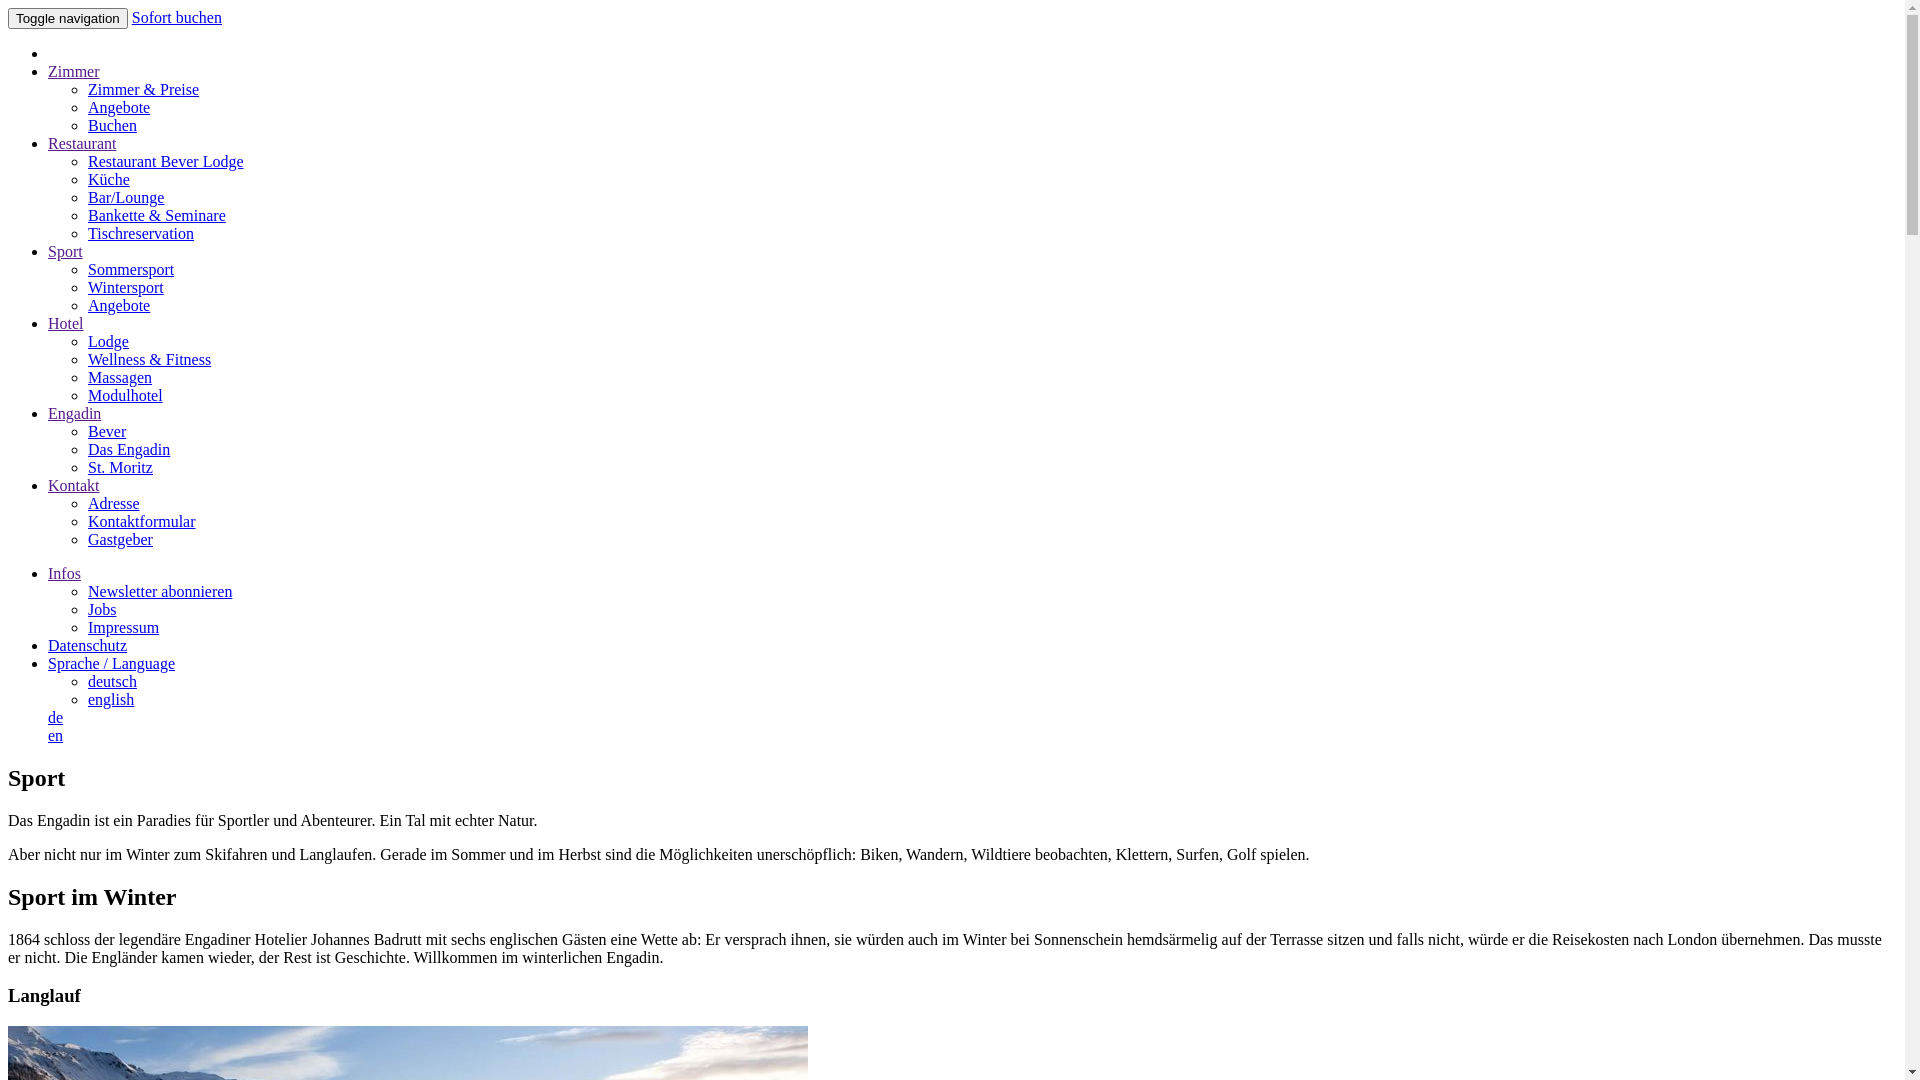 This screenshot has width=1920, height=1080. Describe the element at coordinates (131, 17) in the screenshot. I see `'Sofort buchen'` at that location.